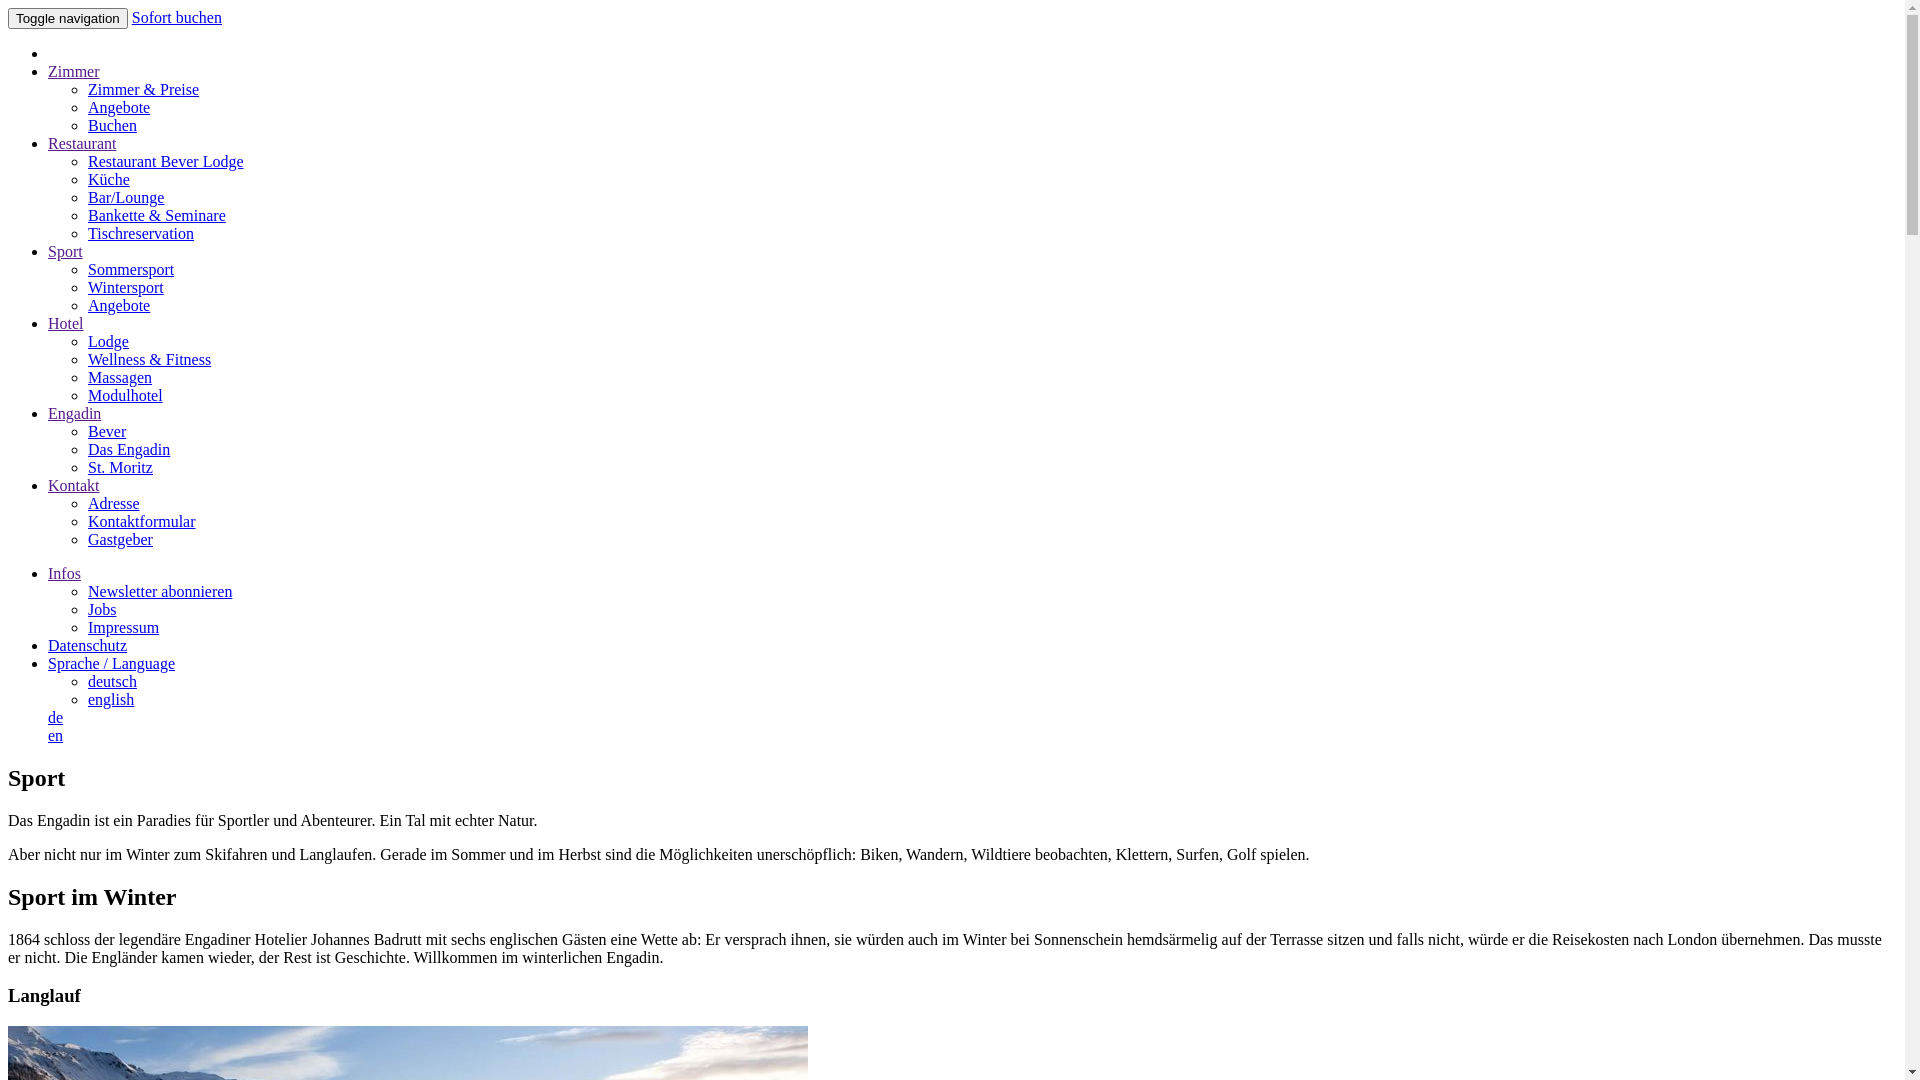 This screenshot has width=1920, height=1080. Describe the element at coordinates (131, 17) in the screenshot. I see `'Sofort buchen'` at that location.